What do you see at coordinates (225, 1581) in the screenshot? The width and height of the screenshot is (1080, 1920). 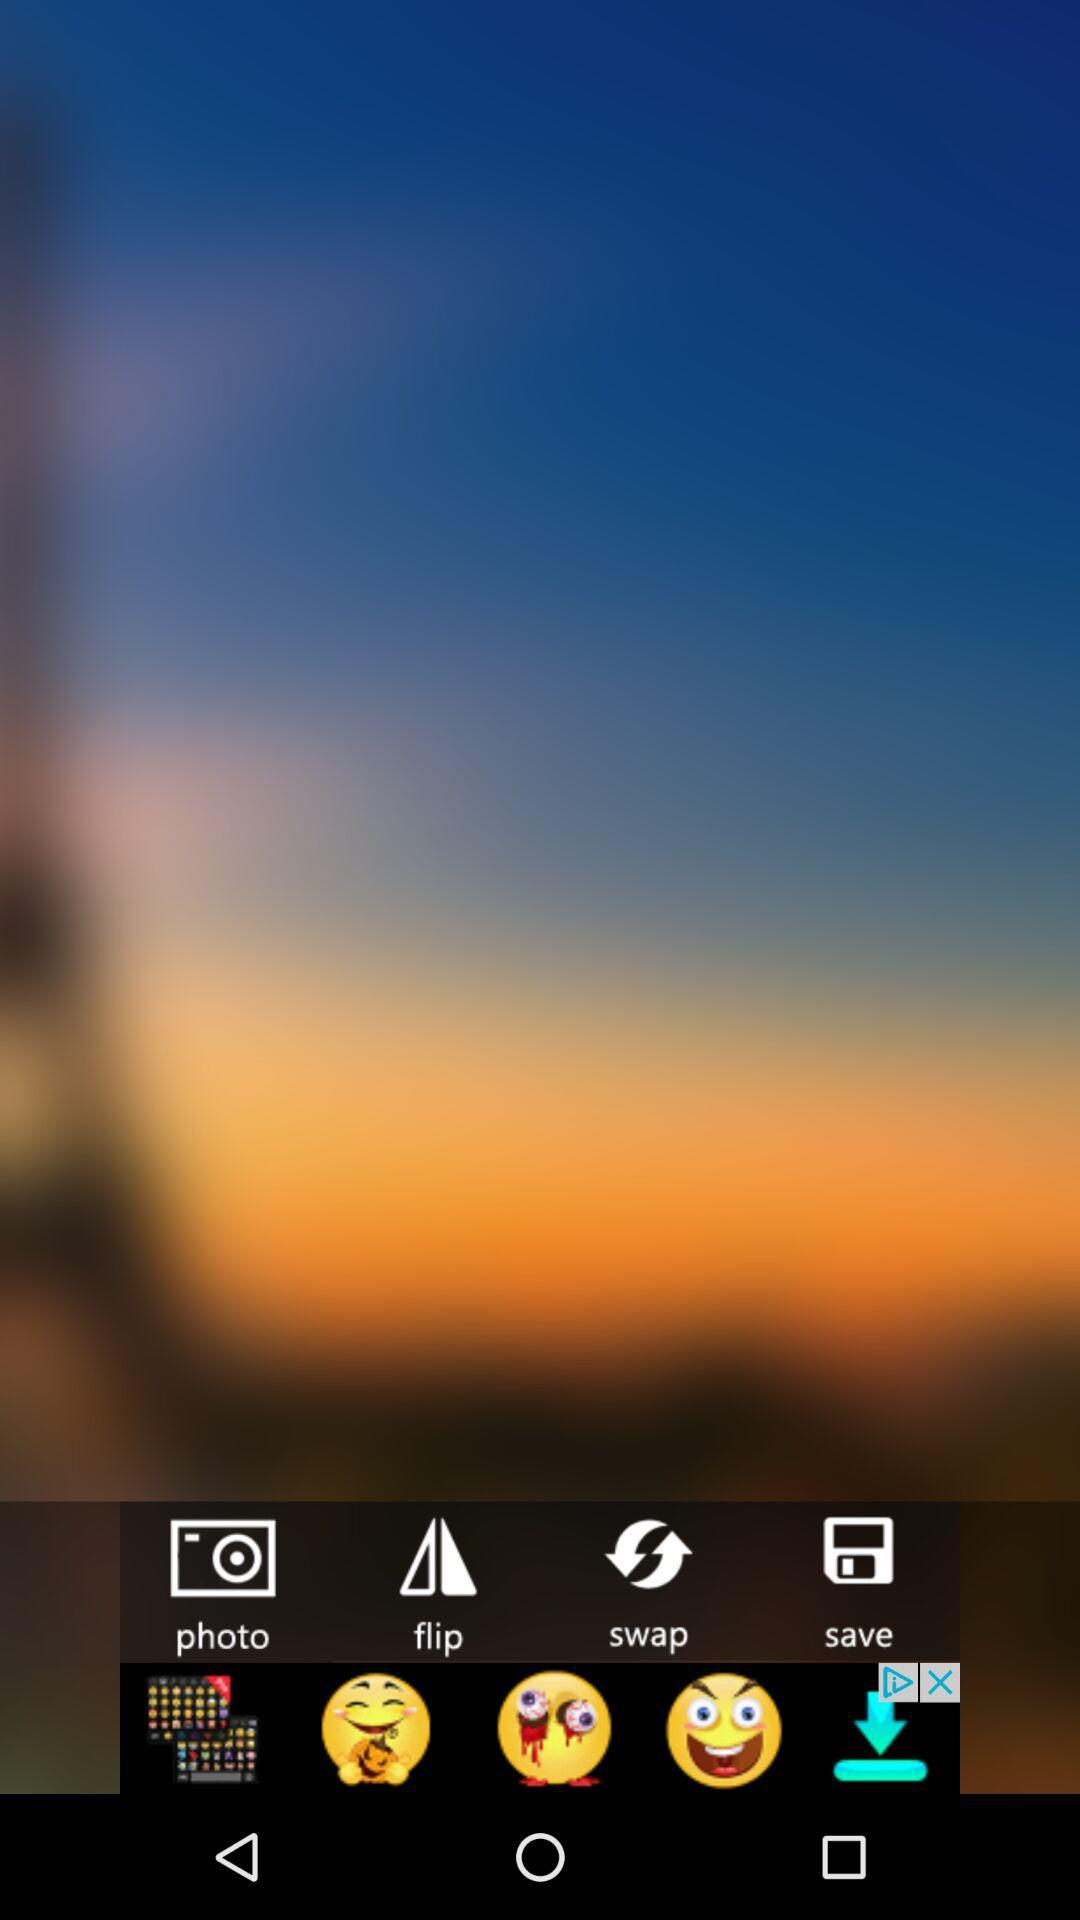 I see `take photo` at bounding box center [225, 1581].